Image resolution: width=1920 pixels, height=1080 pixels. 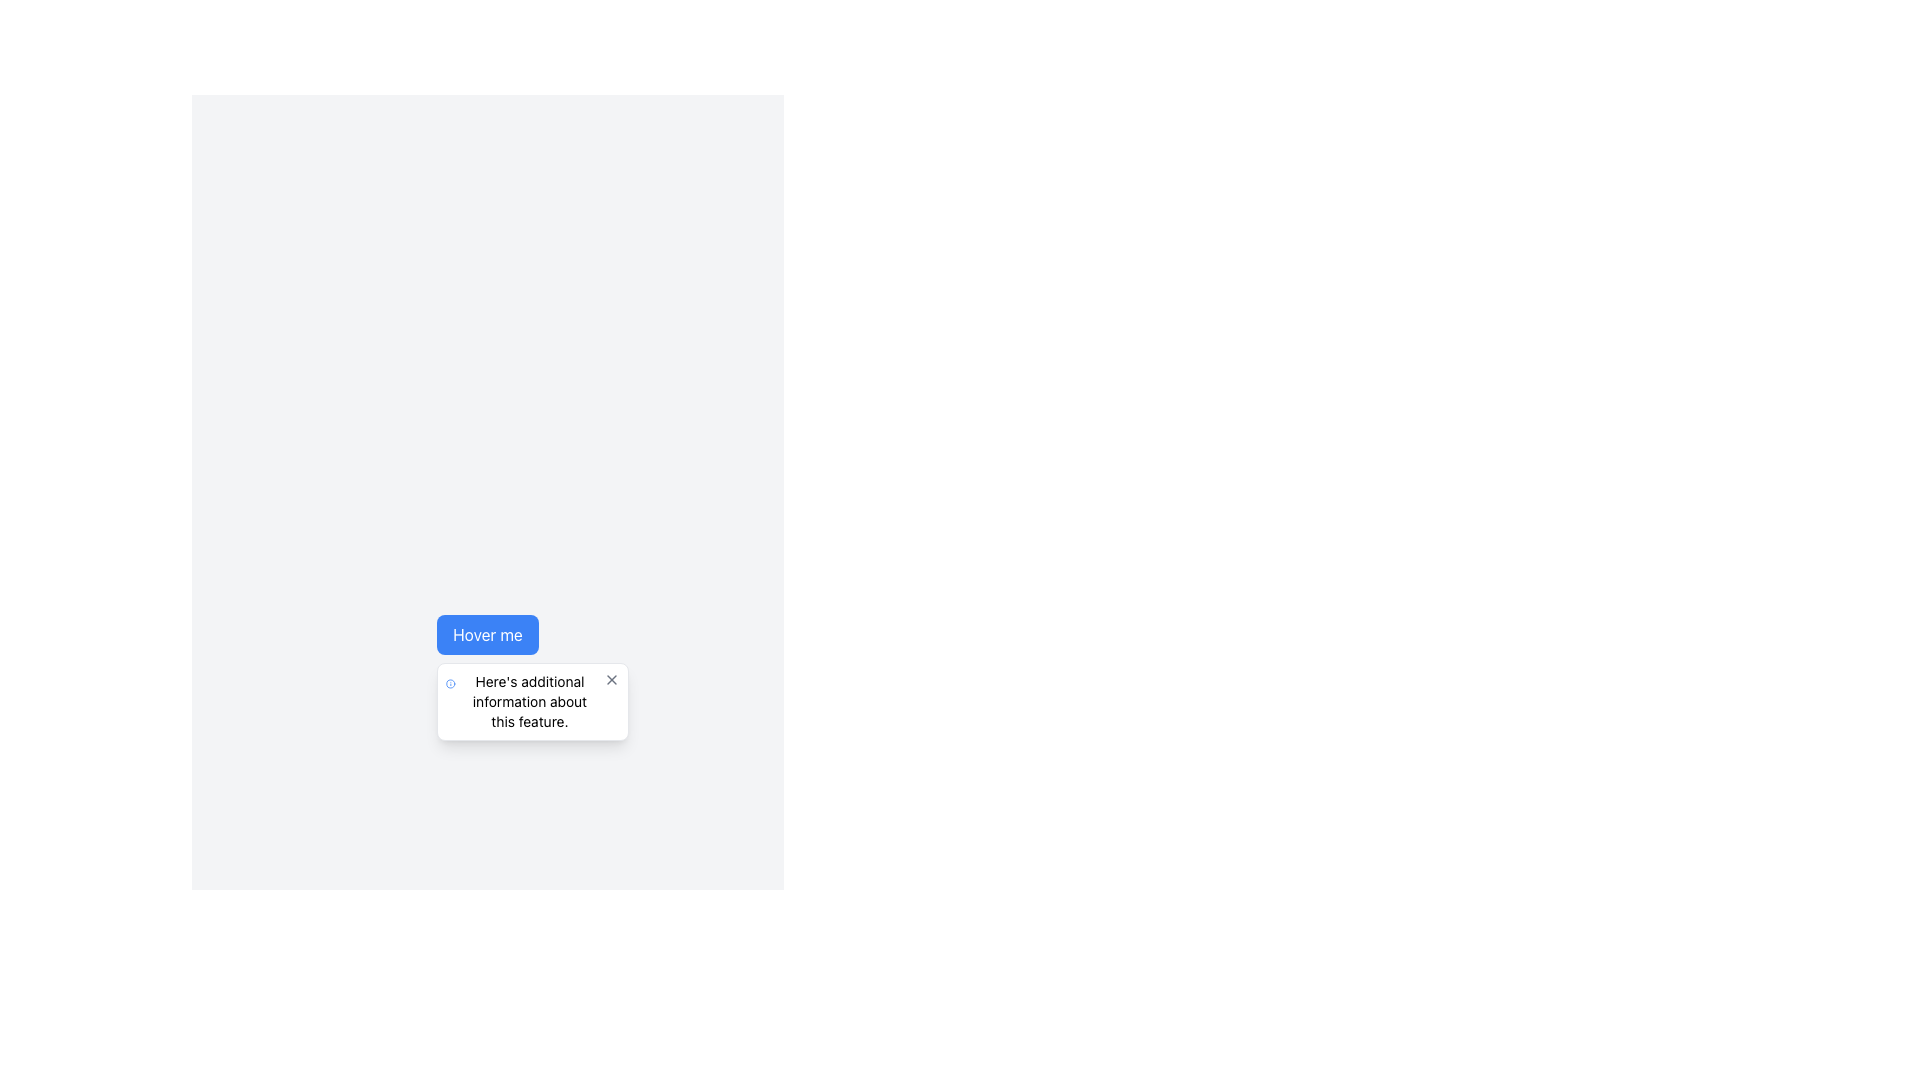 What do you see at coordinates (611, 678) in the screenshot?
I see `the close button for the tooltip, located at the right side of the accompanying text block, to change its color` at bounding box center [611, 678].